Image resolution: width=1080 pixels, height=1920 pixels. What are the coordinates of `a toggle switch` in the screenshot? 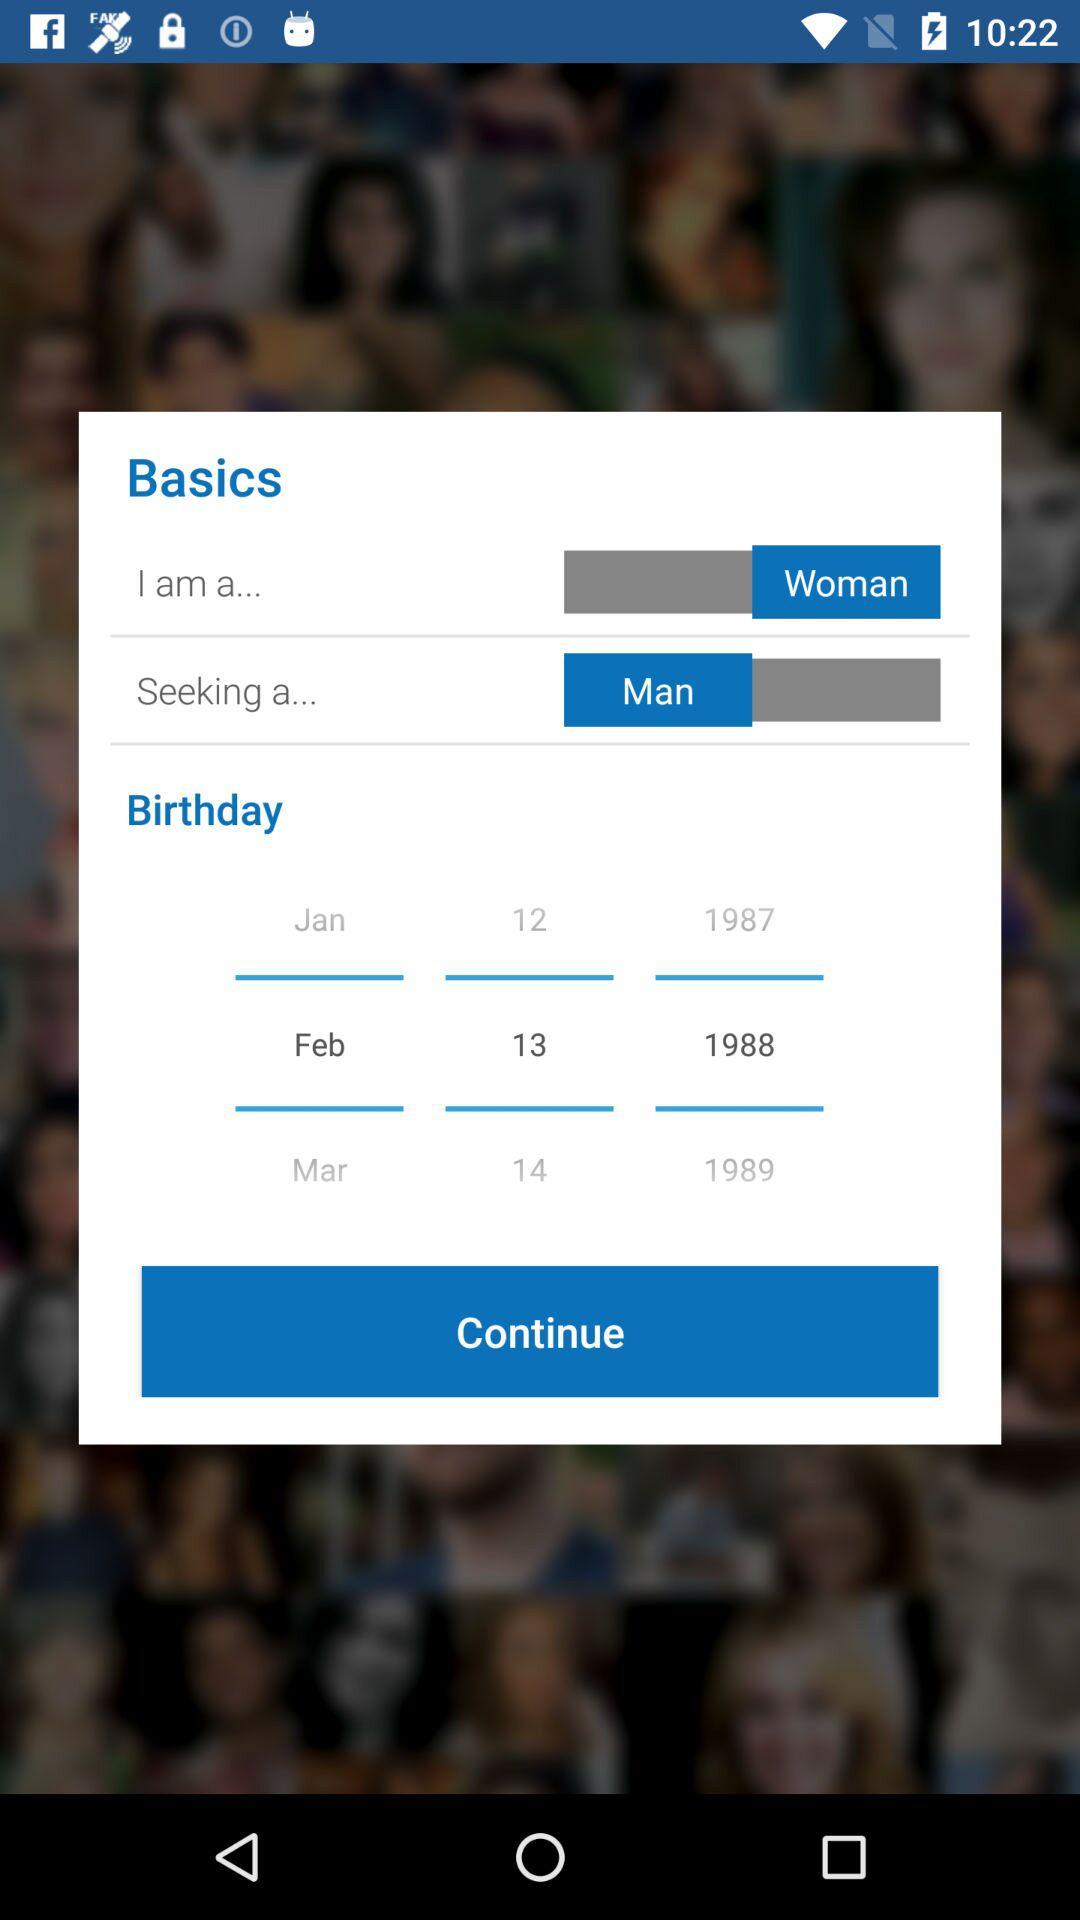 It's located at (756, 690).